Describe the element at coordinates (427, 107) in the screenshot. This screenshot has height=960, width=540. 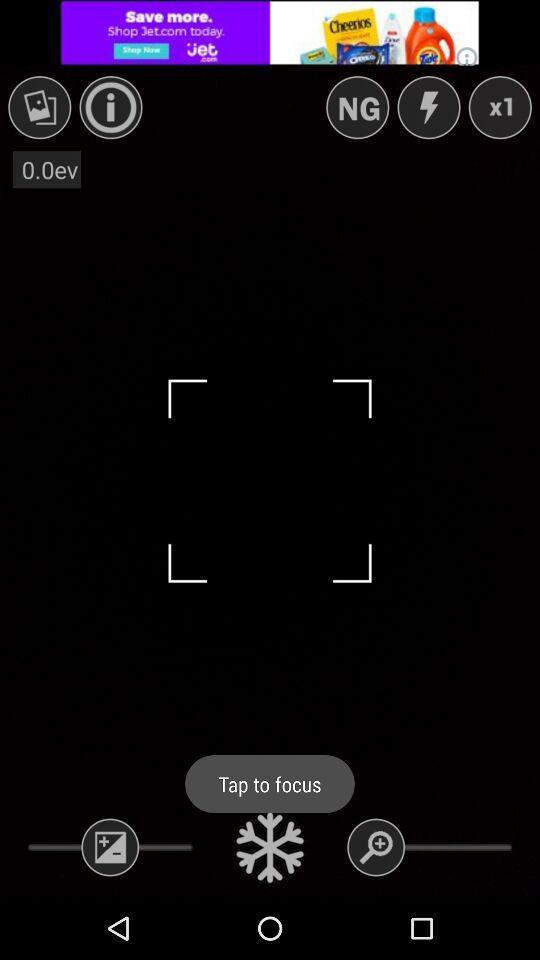
I see `the flash icon` at that location.